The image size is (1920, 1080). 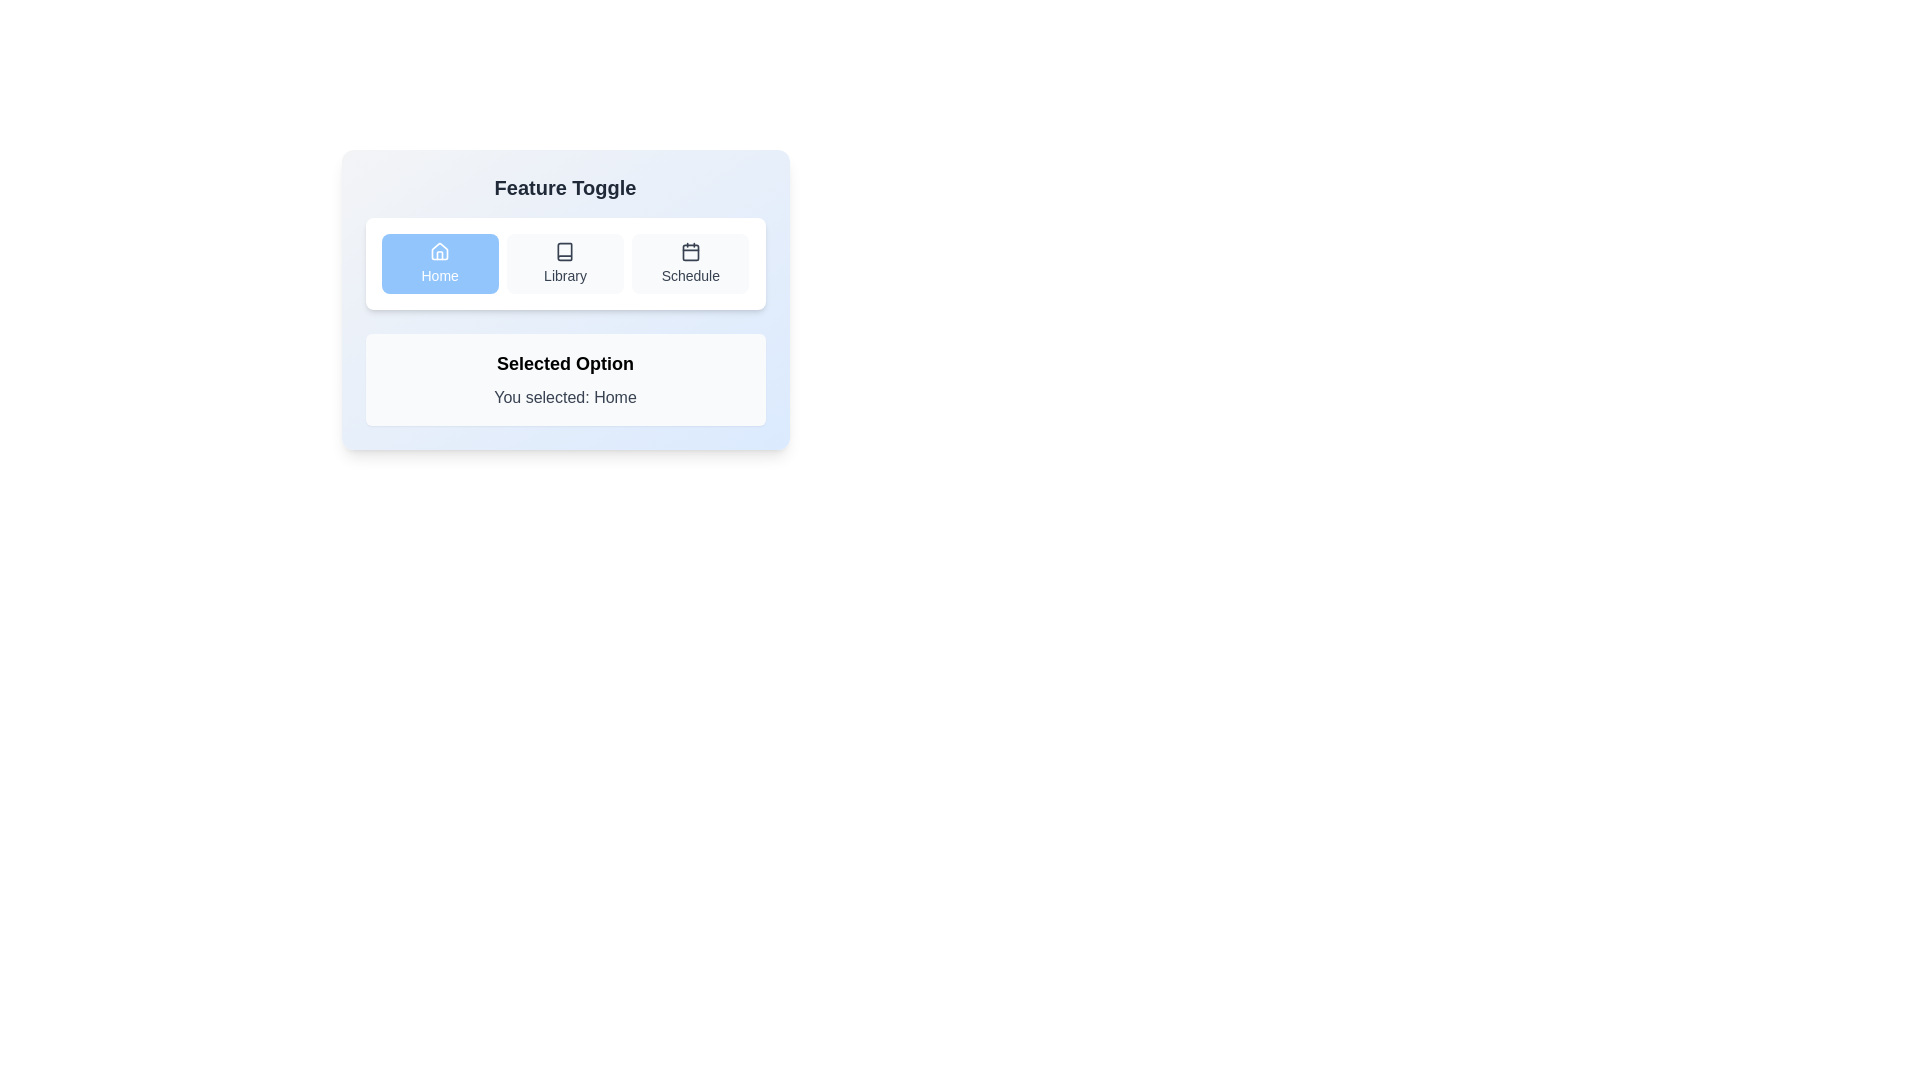 I want to click on the bold, centered text label 'Feature Toggle' which is prominently displayed at the top of its module, above navigation buttons, so click(x=564, y=188).